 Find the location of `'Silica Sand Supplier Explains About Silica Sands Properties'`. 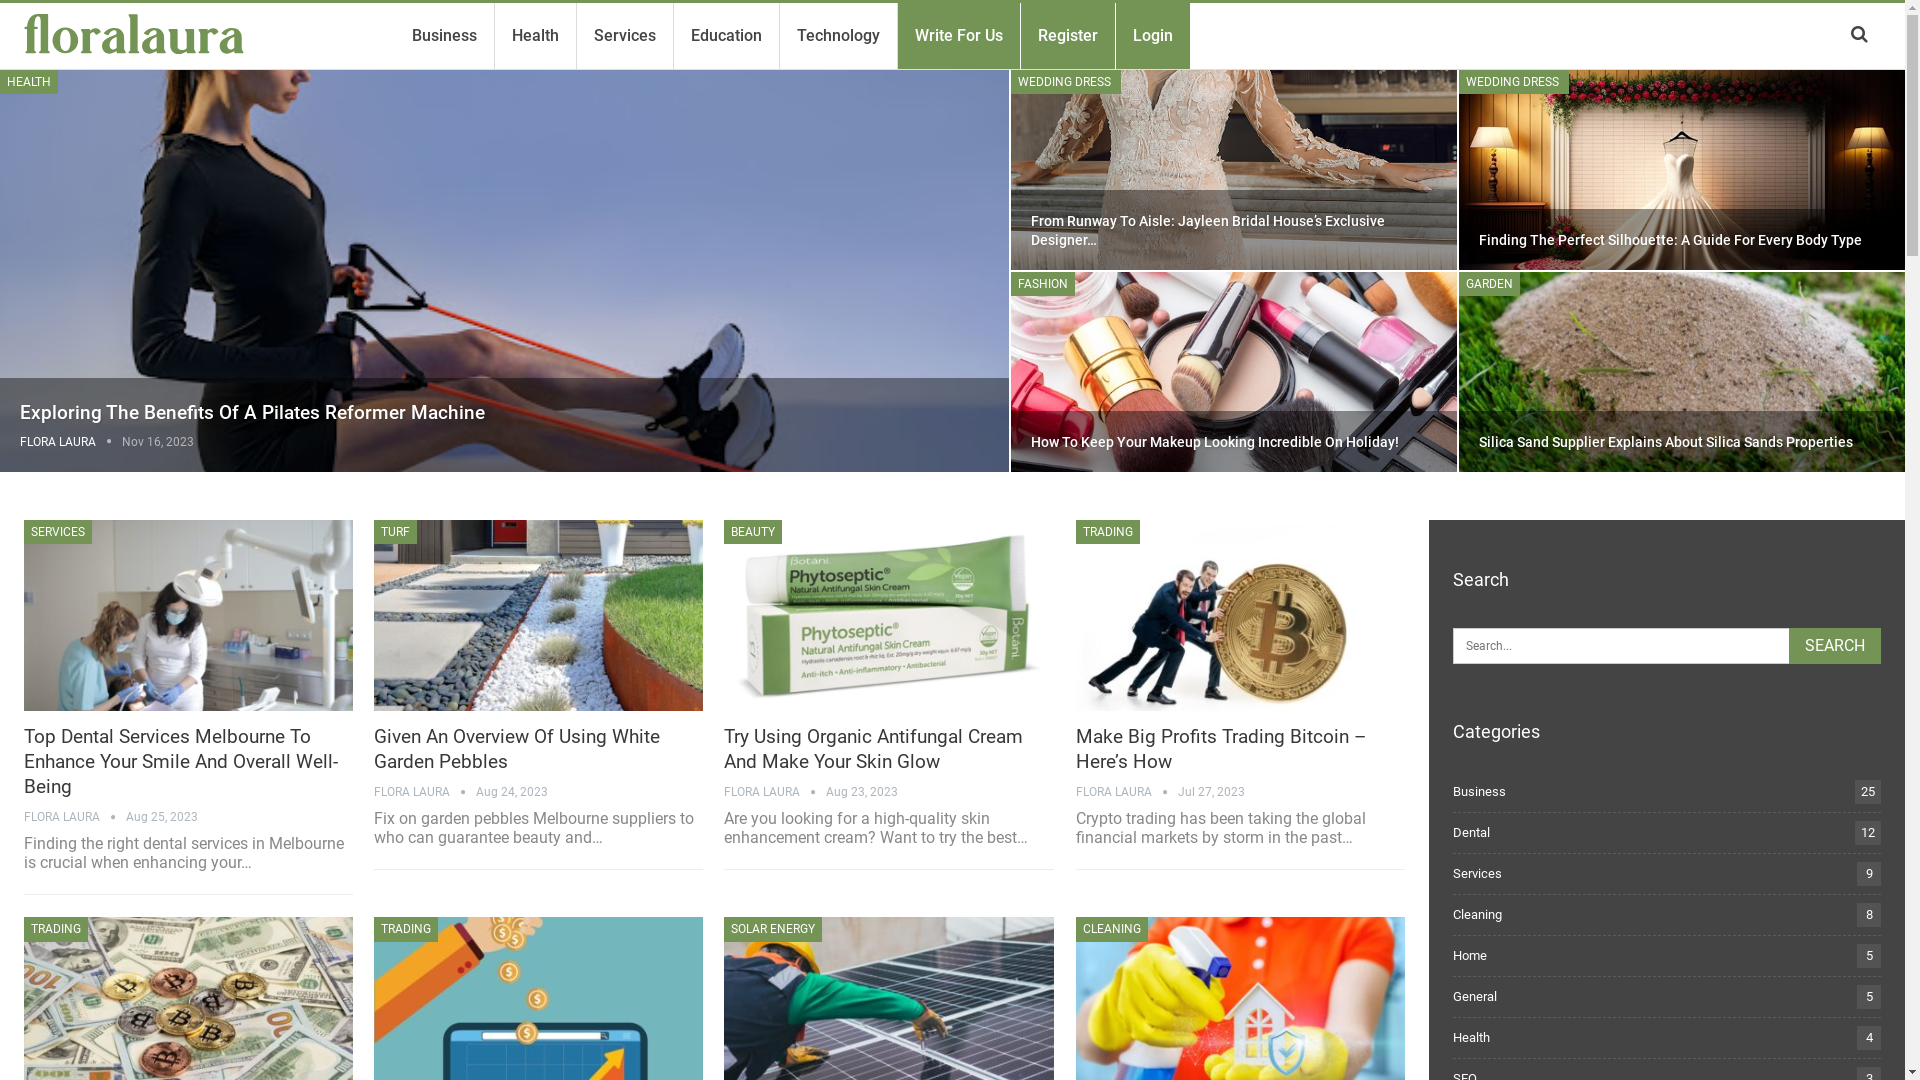

'Silica Sand Supplier Explains About Silica Sands Properties' is located at coordinates (1457, 371).